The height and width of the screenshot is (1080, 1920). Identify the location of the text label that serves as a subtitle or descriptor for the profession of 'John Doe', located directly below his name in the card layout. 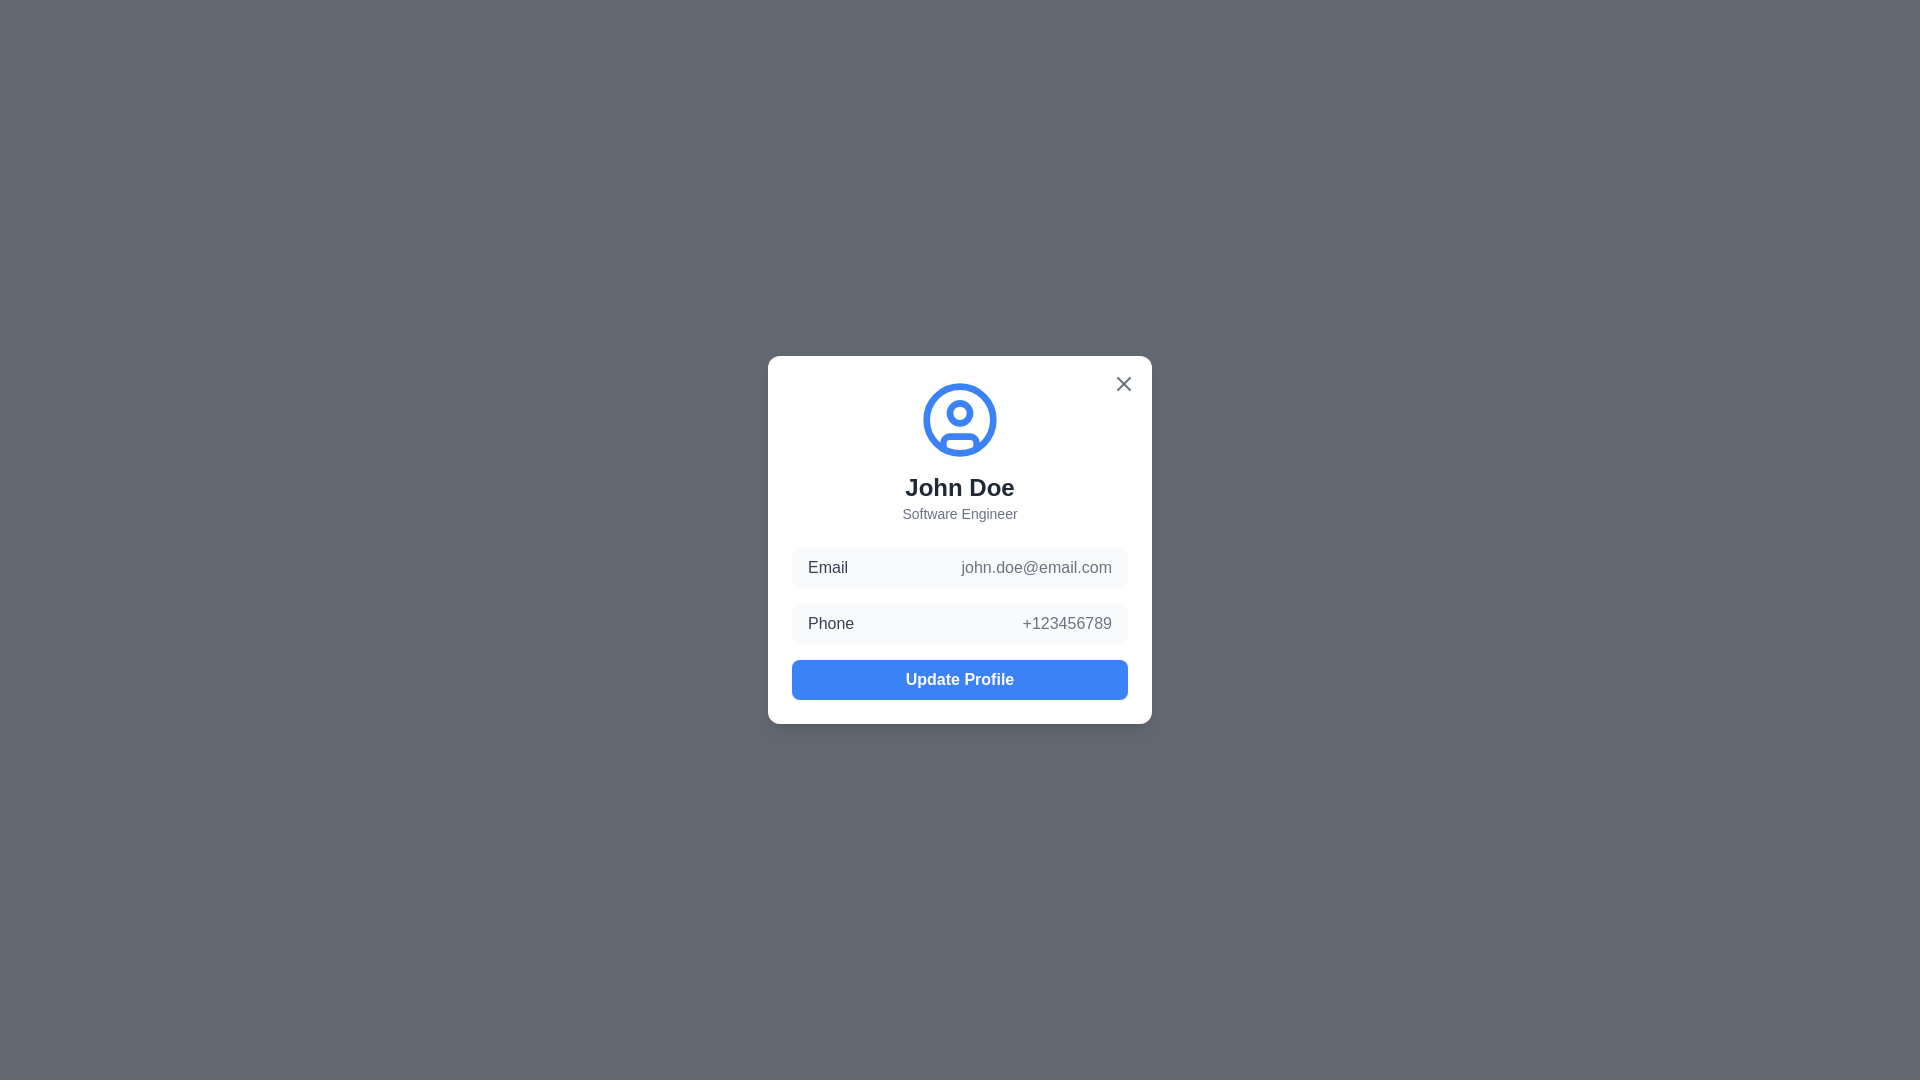
(960, 512).